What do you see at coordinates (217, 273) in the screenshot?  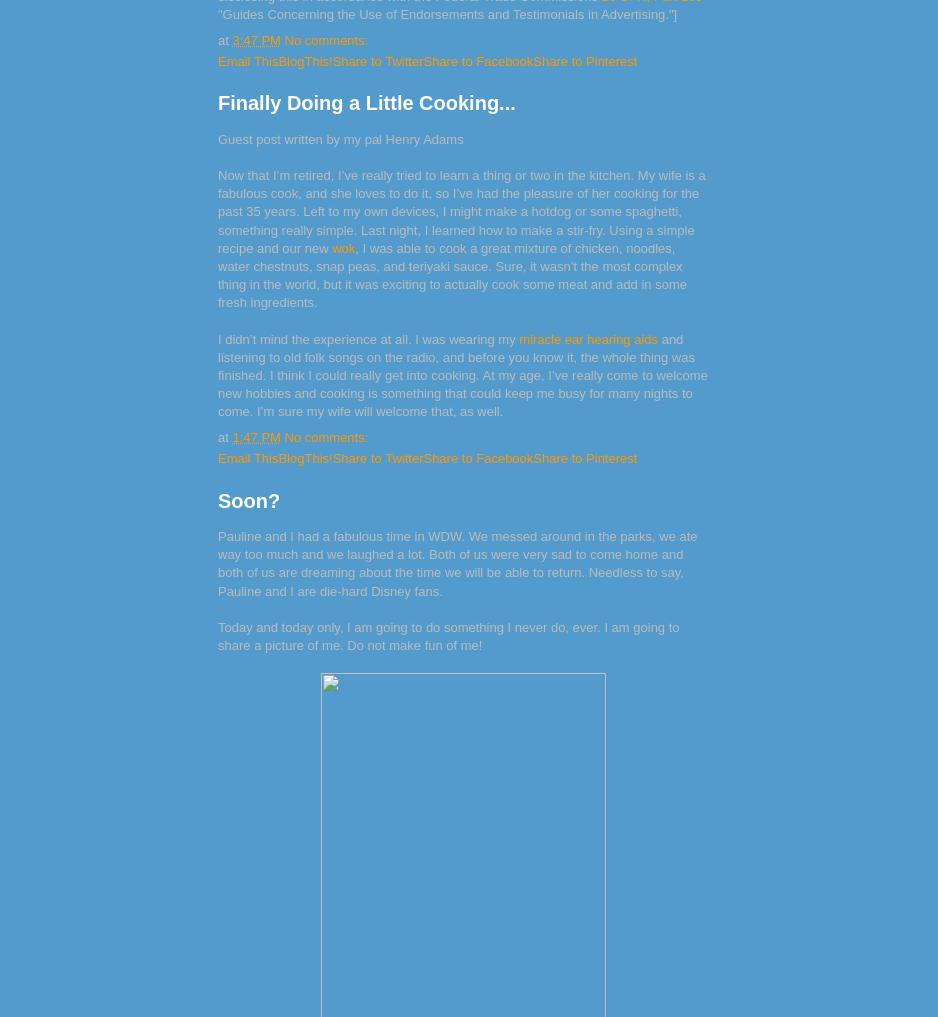 I see `', I was able to cook a great mixture of chicken, noodles, water chestnuts, snap peas, and teriyaki sauce. Sure, it wasn’t the most complex thing in the world, but it was exciting to actually cook some meat and add in some fresh ingredients.'` at bounding box center [217, 273].